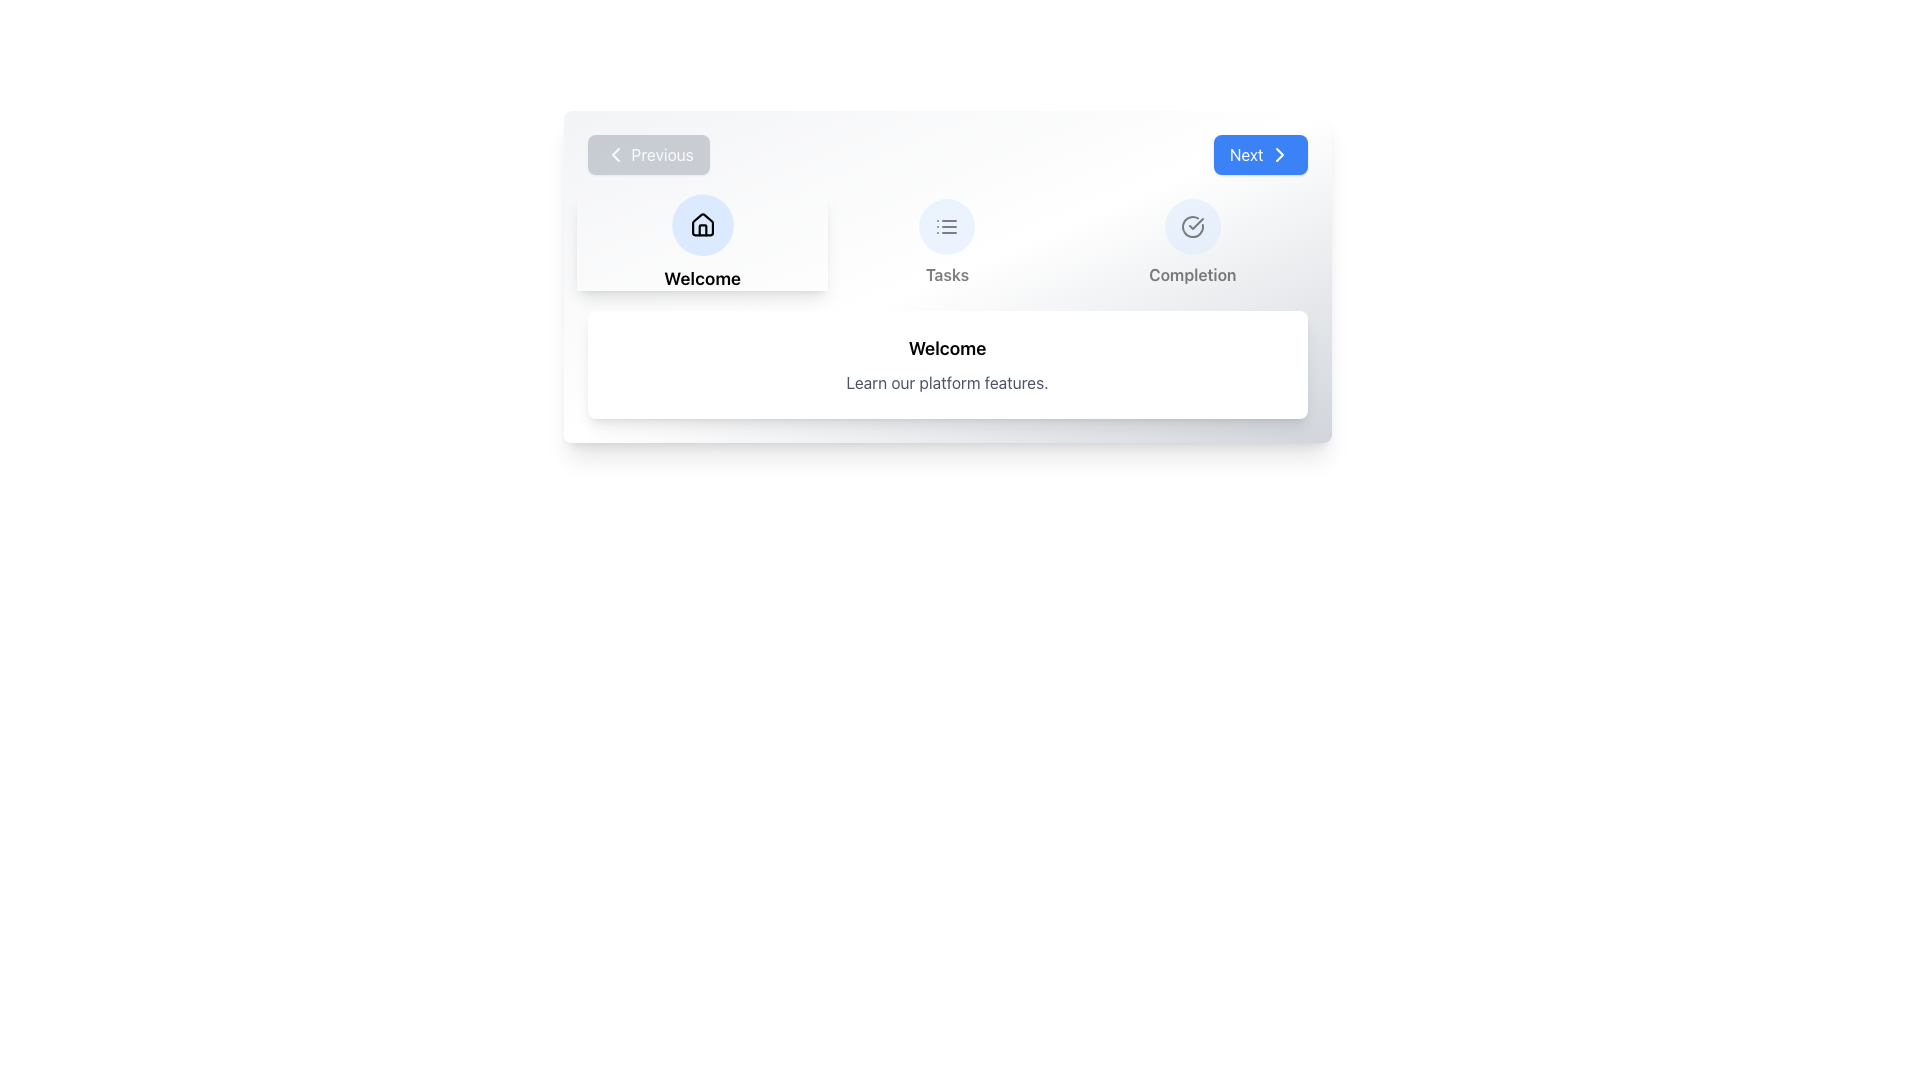  I want to click on the circular vector graphic that represents a progress or check indicator within the 'Completion' icon, specifically near its lower-left quadrant, so click(1192, 226).